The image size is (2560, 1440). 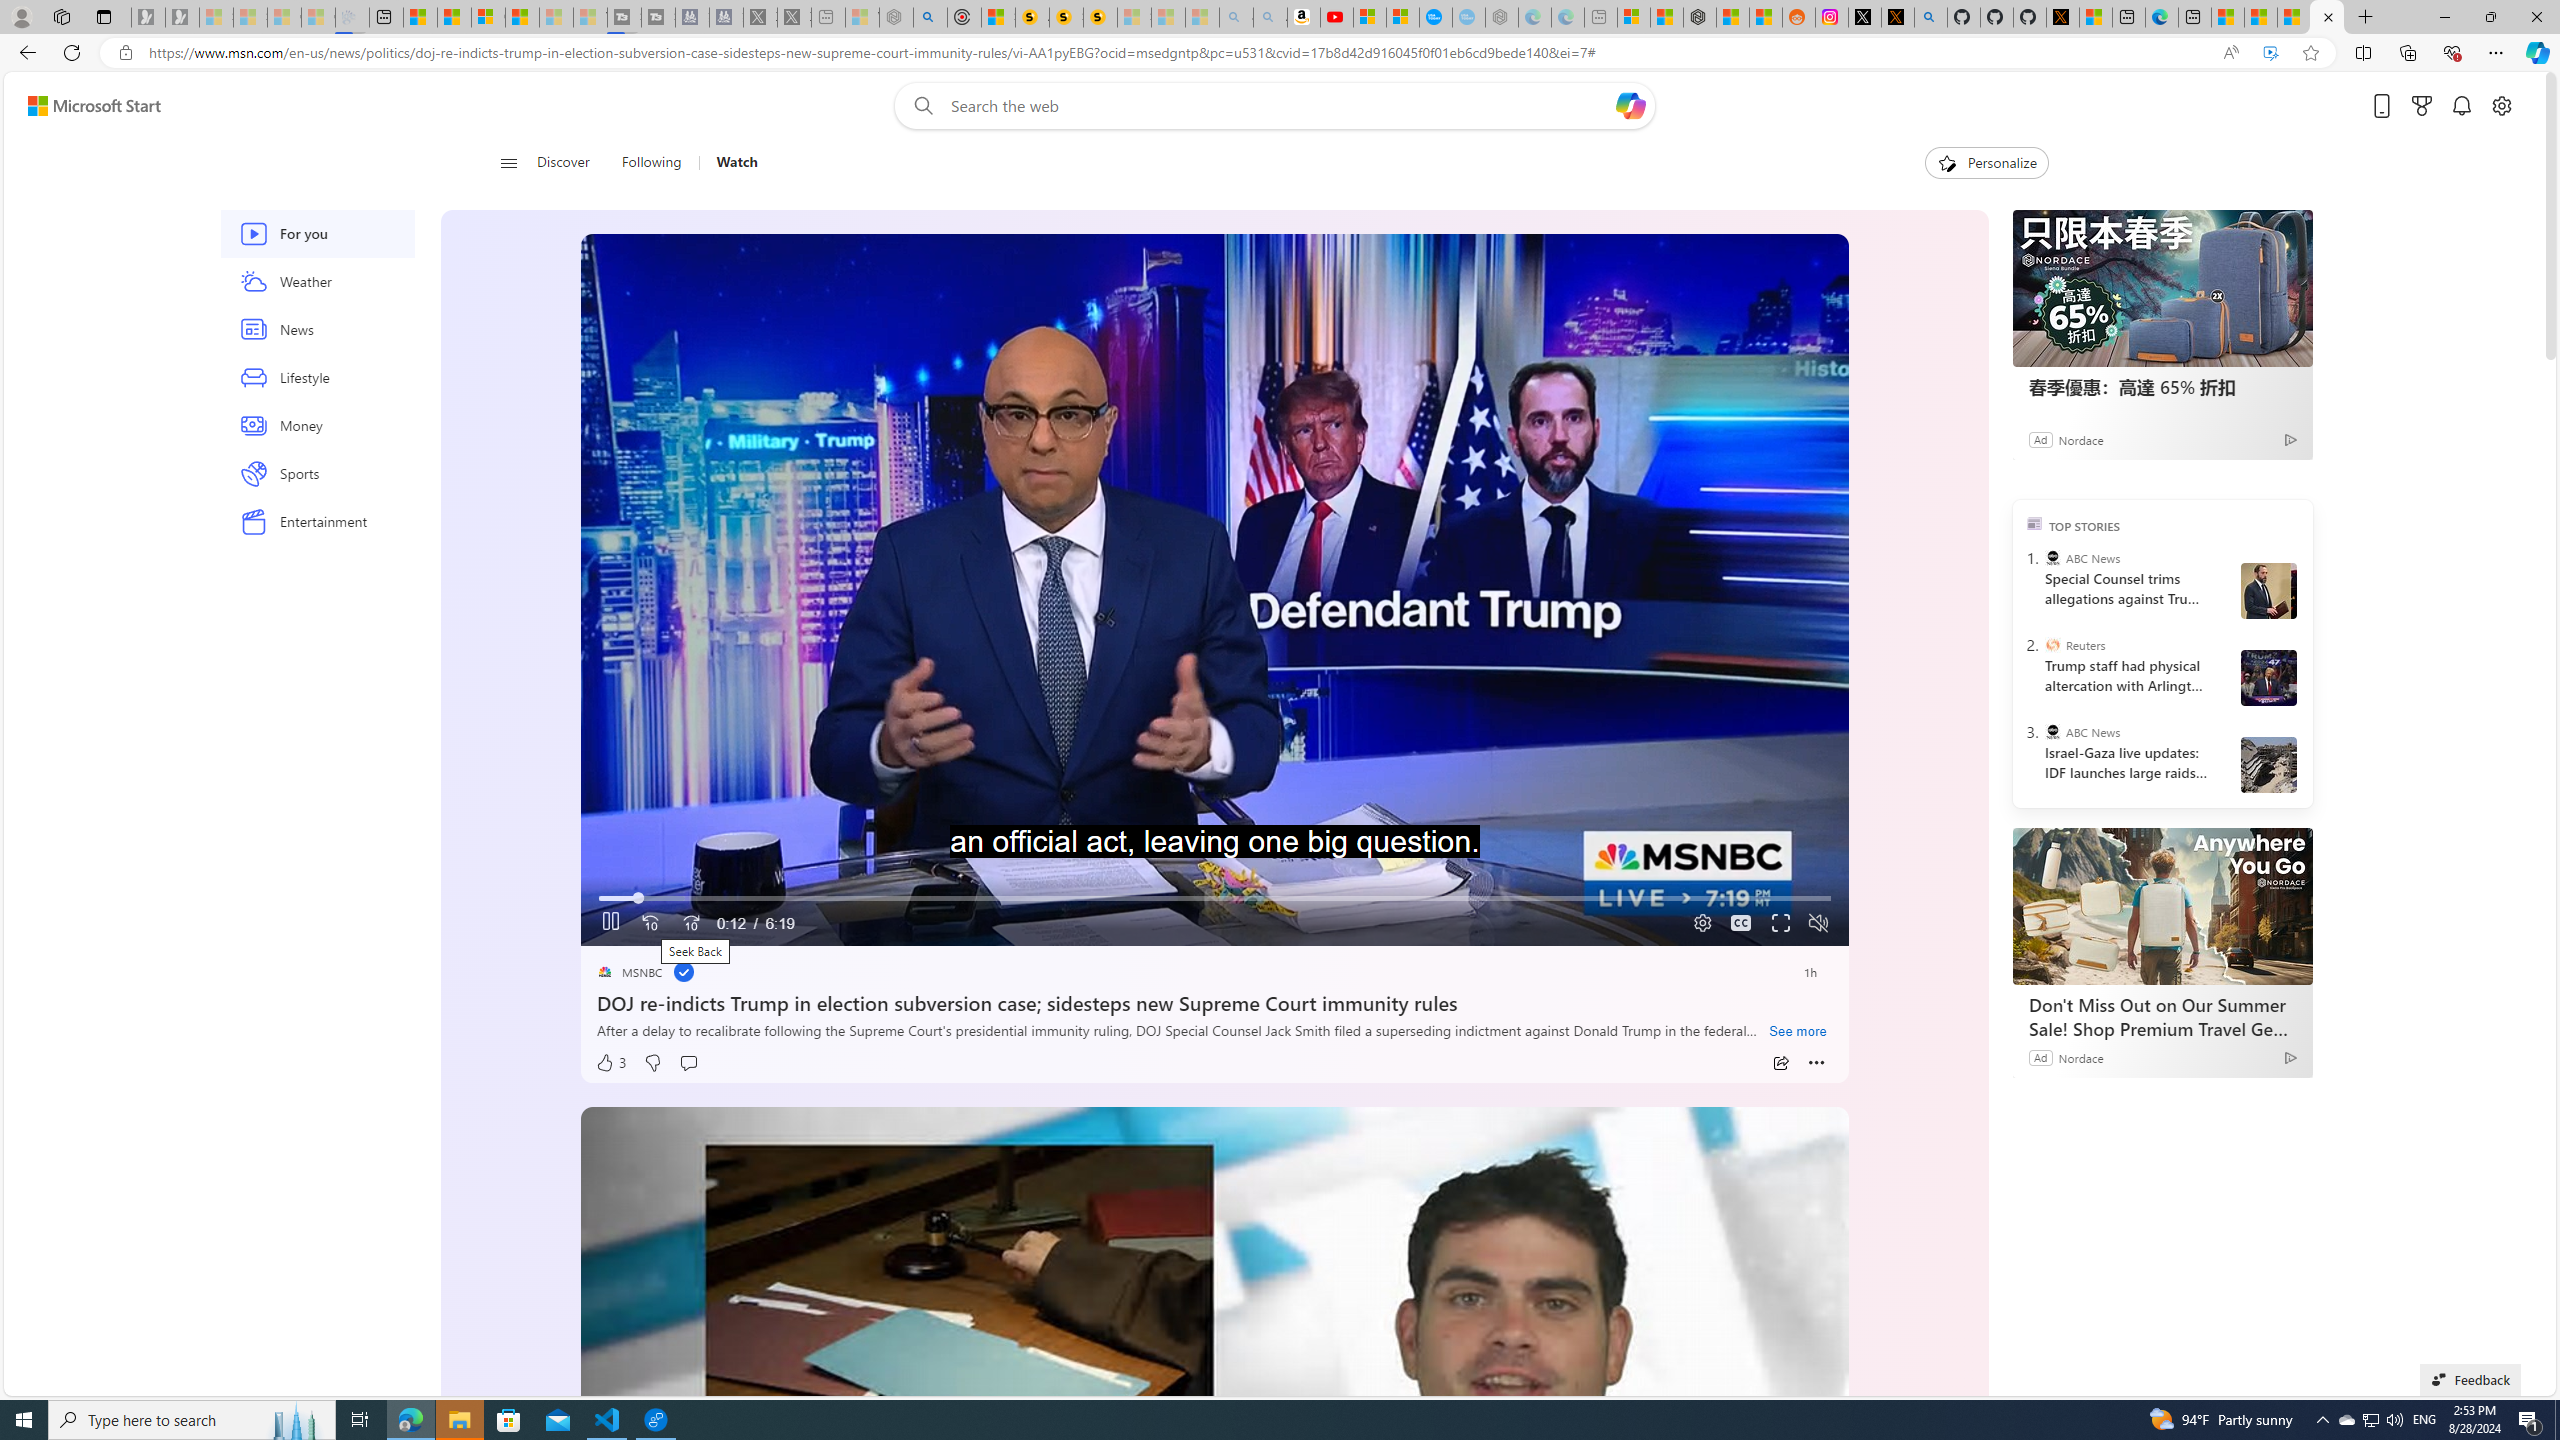 I want to click on 'Personalize', so click(x=1985, y=162).